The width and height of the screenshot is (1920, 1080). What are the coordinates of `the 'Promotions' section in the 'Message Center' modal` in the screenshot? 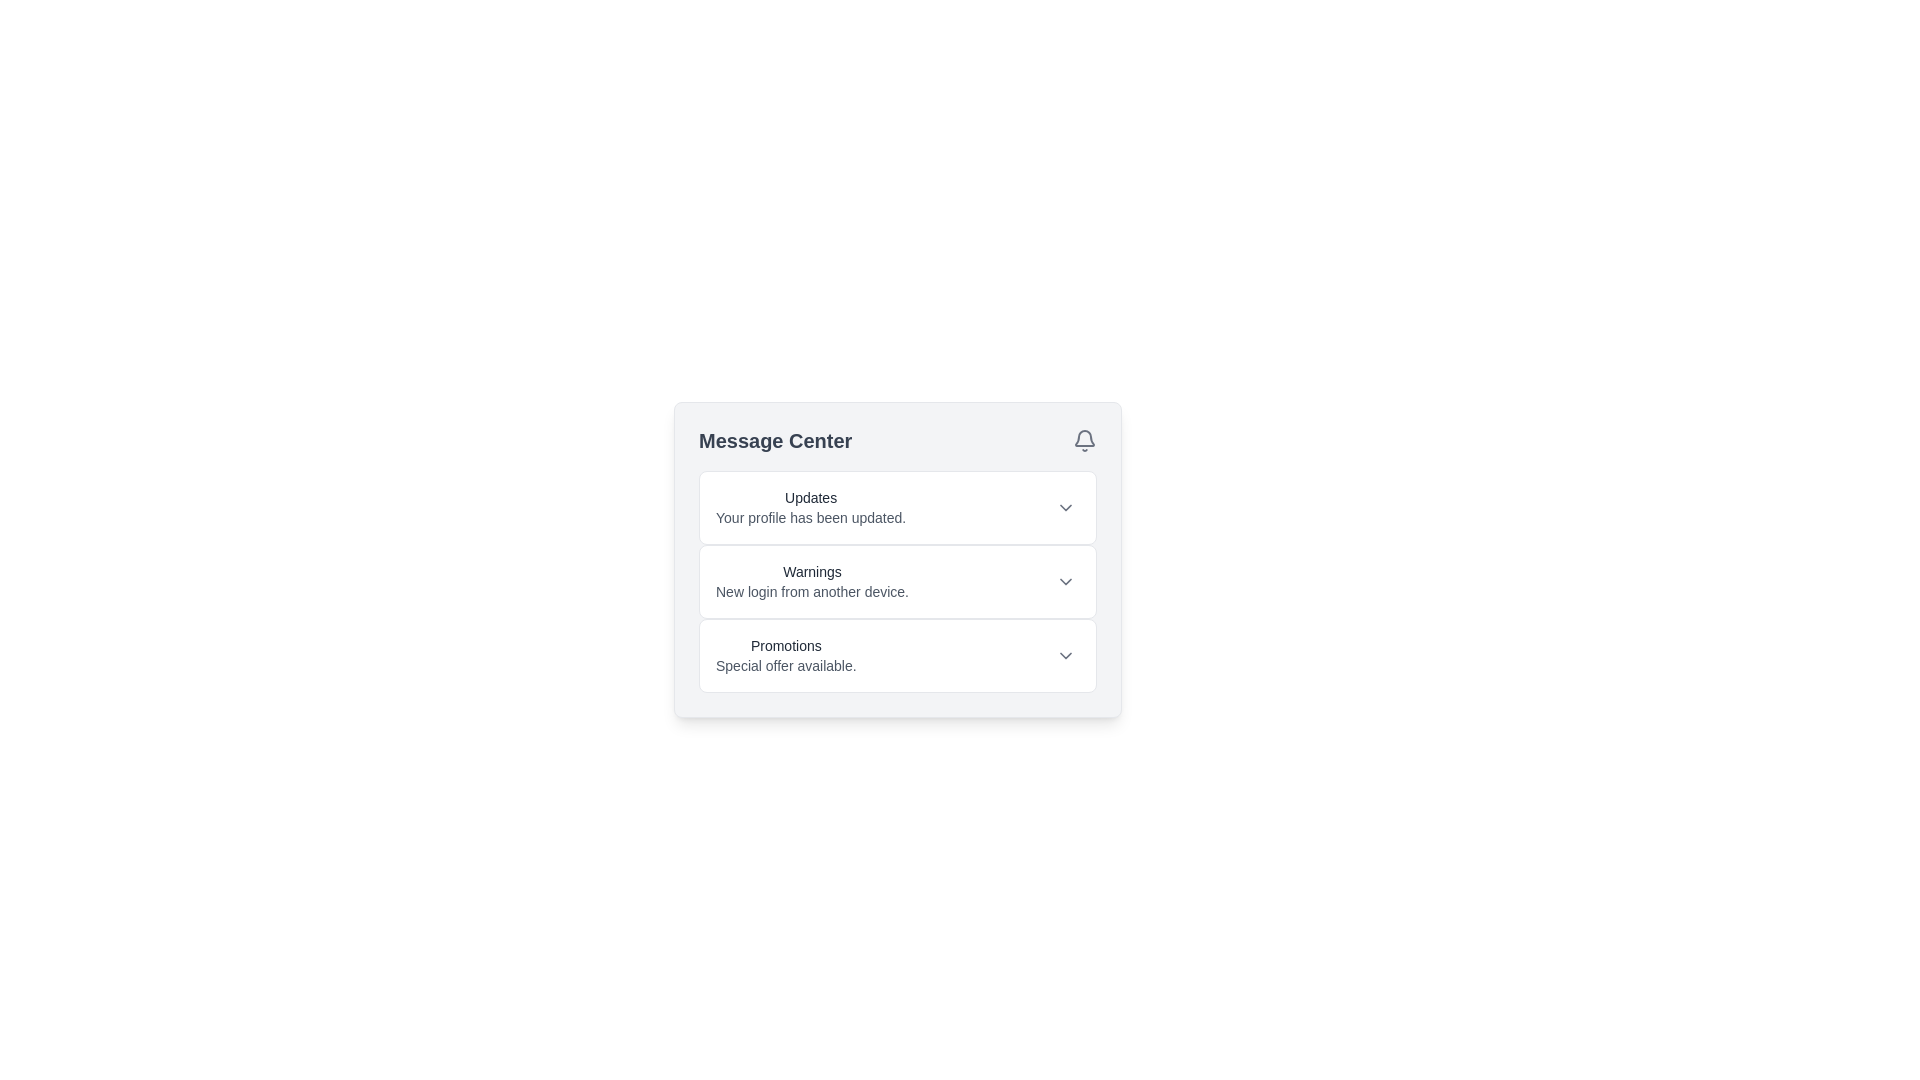 It's located at (896, 655).